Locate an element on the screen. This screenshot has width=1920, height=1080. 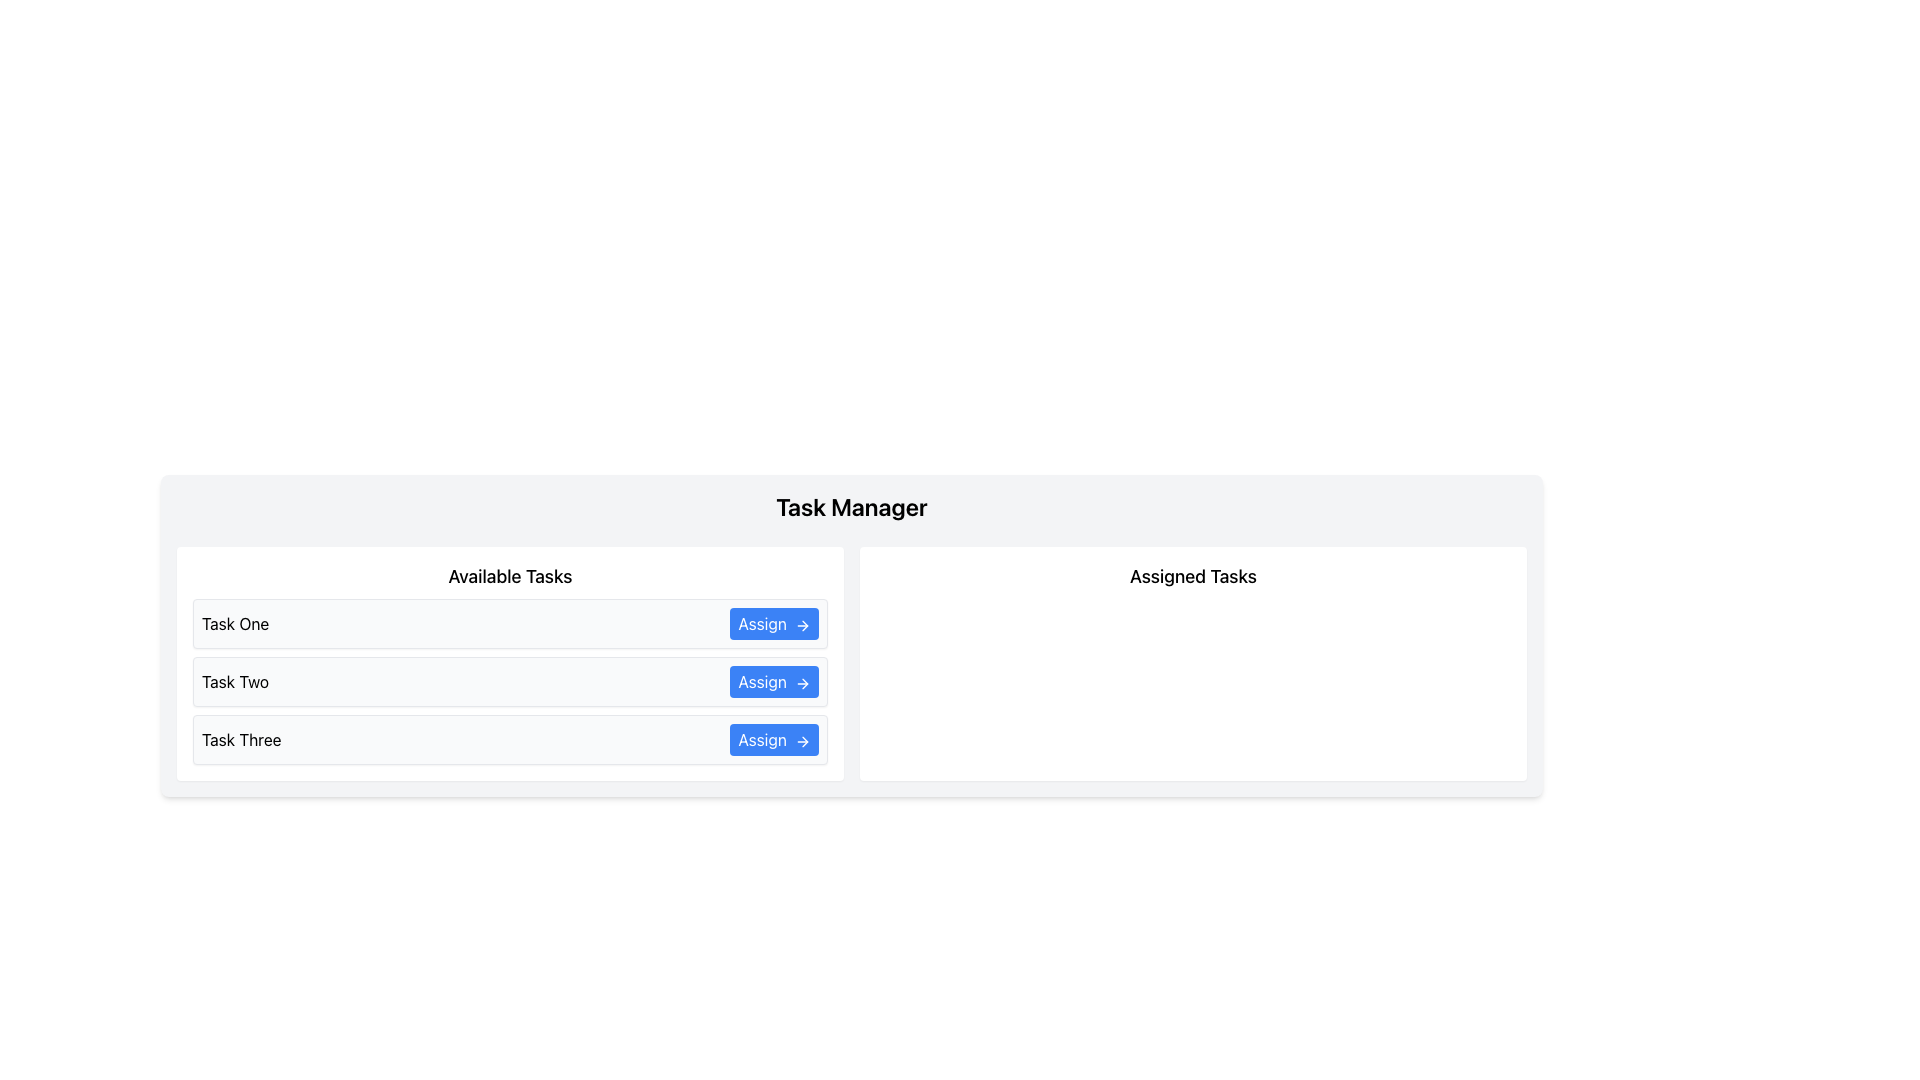
text label 'Assigned Tasks' which is a bold section header located near the top of the right-hand pane is located at coordinates (1193, 577).